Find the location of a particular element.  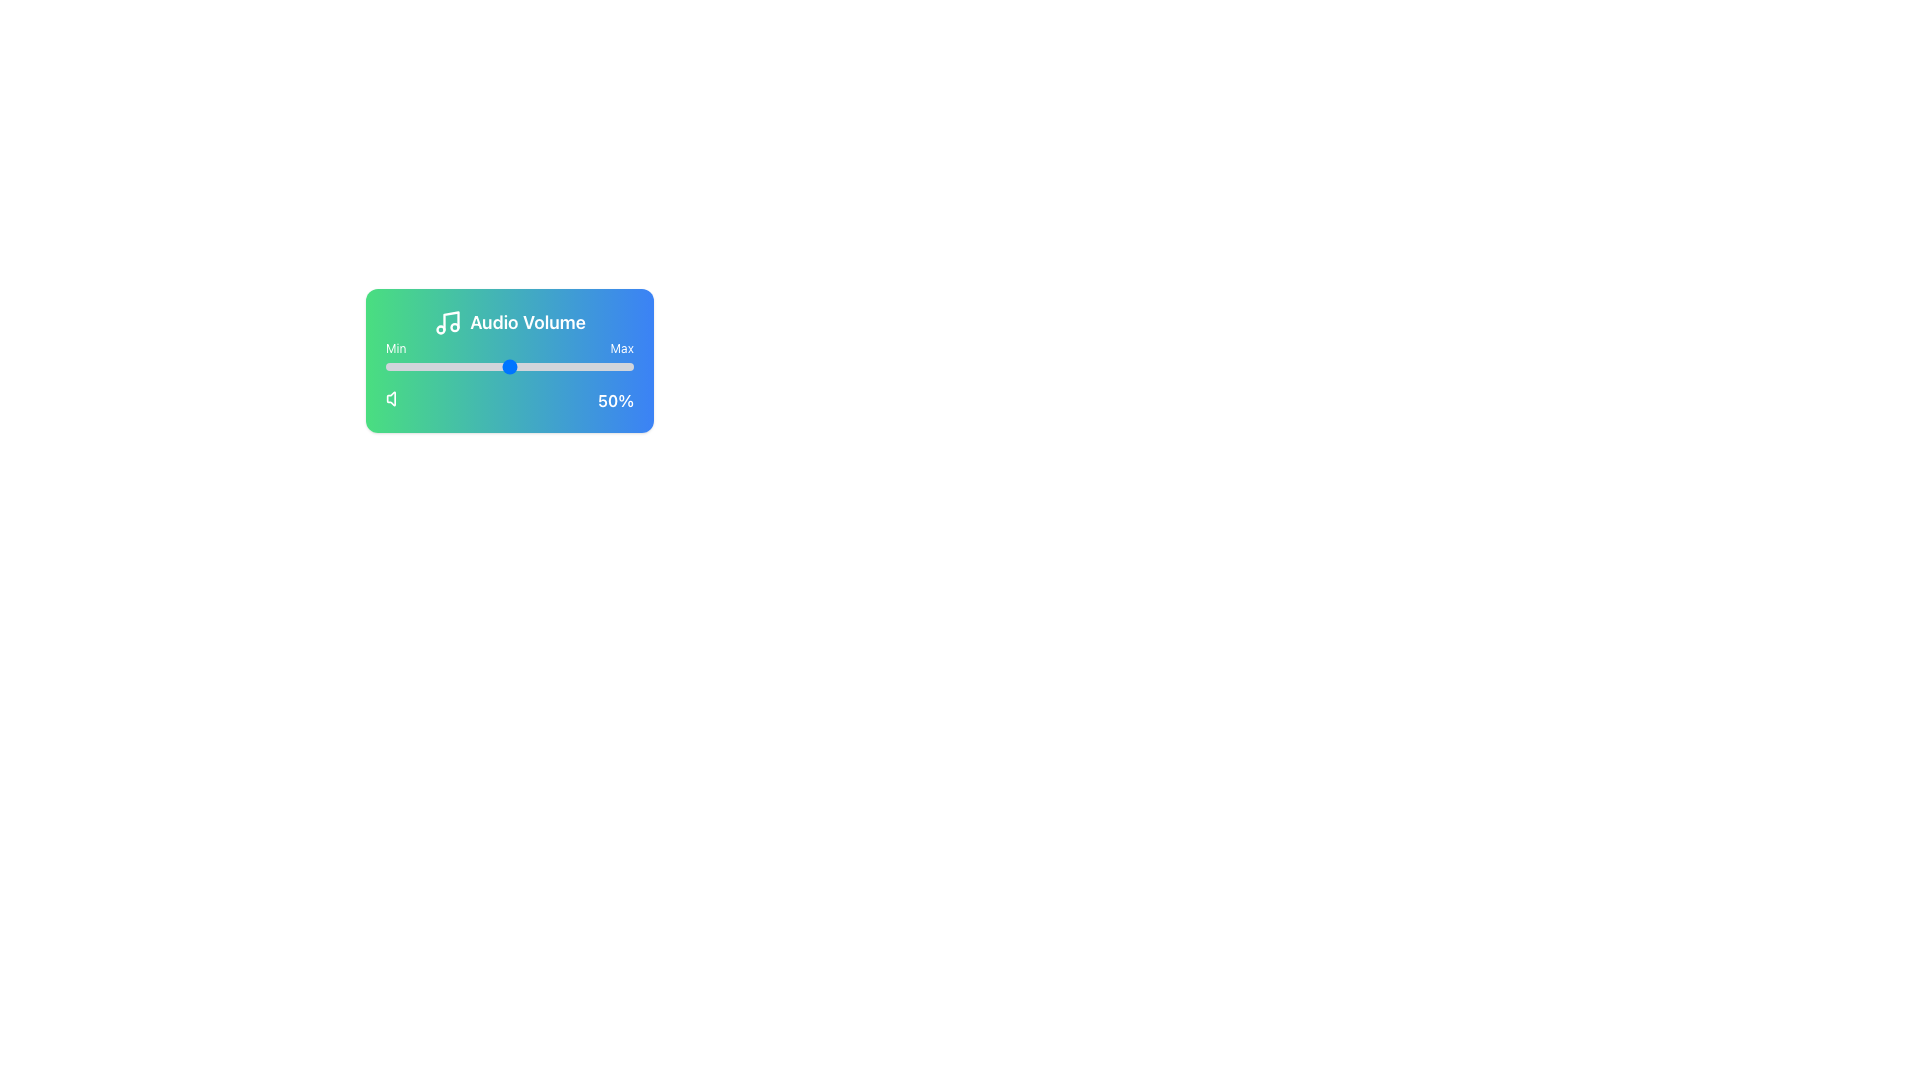

the mute or sound-related icon located under the 'Min' label in the audio control interface is located at coordinates (391, 398).